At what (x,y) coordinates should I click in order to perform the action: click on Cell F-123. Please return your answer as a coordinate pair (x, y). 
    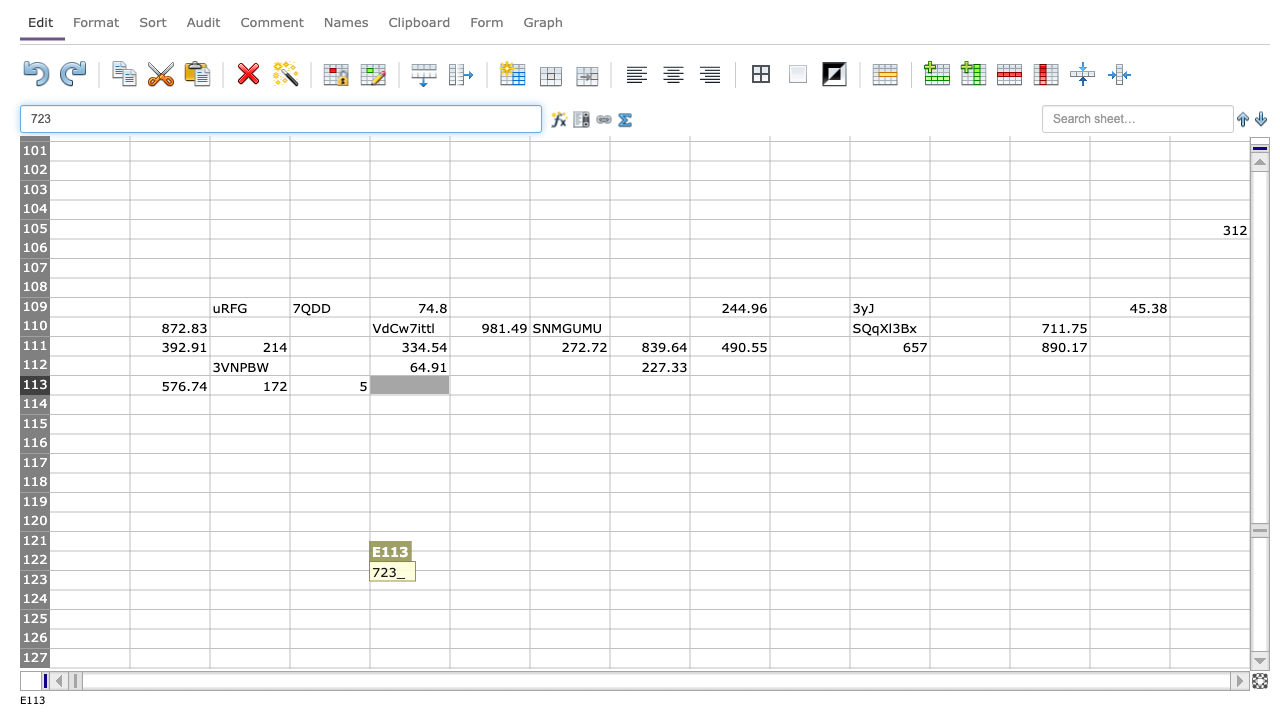
    Looking at the image, I should click on (489, 580).